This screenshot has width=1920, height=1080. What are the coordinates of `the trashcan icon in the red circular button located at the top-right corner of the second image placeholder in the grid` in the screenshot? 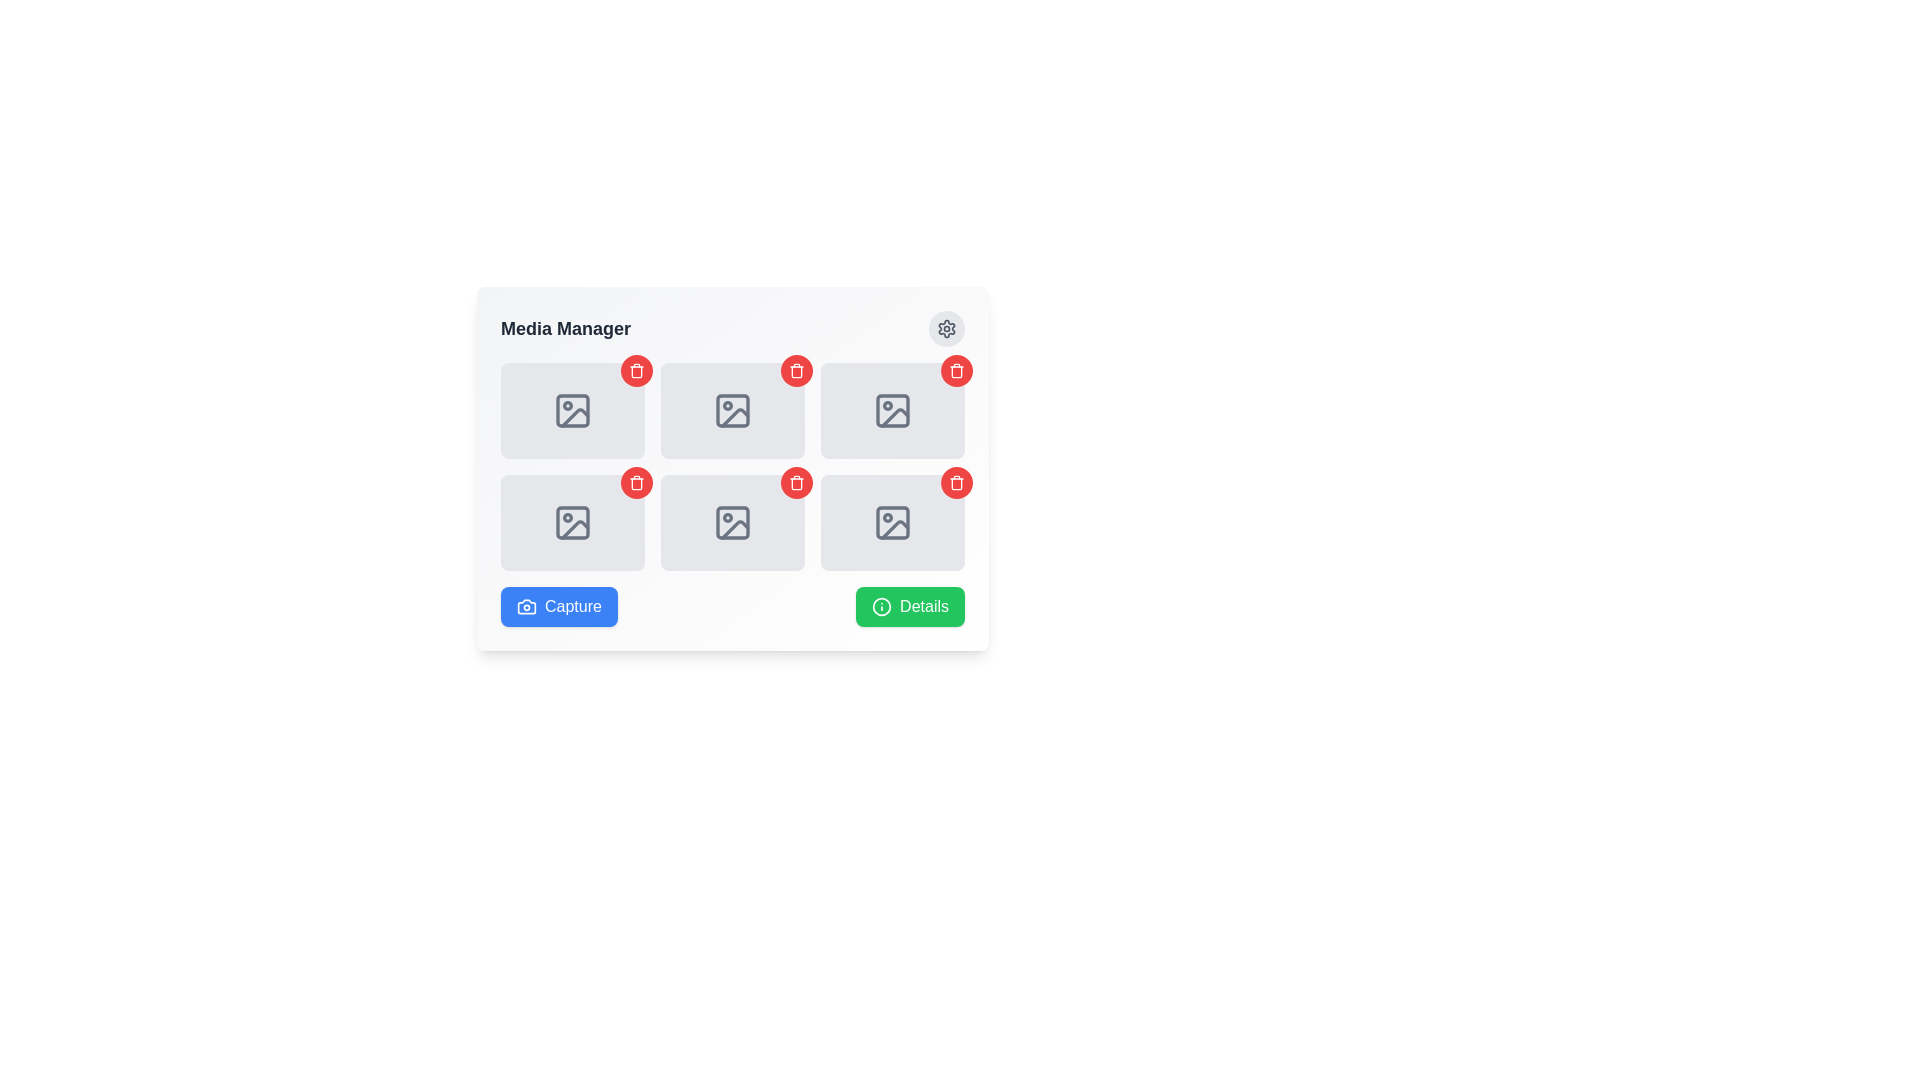 It's located at (636, 482).